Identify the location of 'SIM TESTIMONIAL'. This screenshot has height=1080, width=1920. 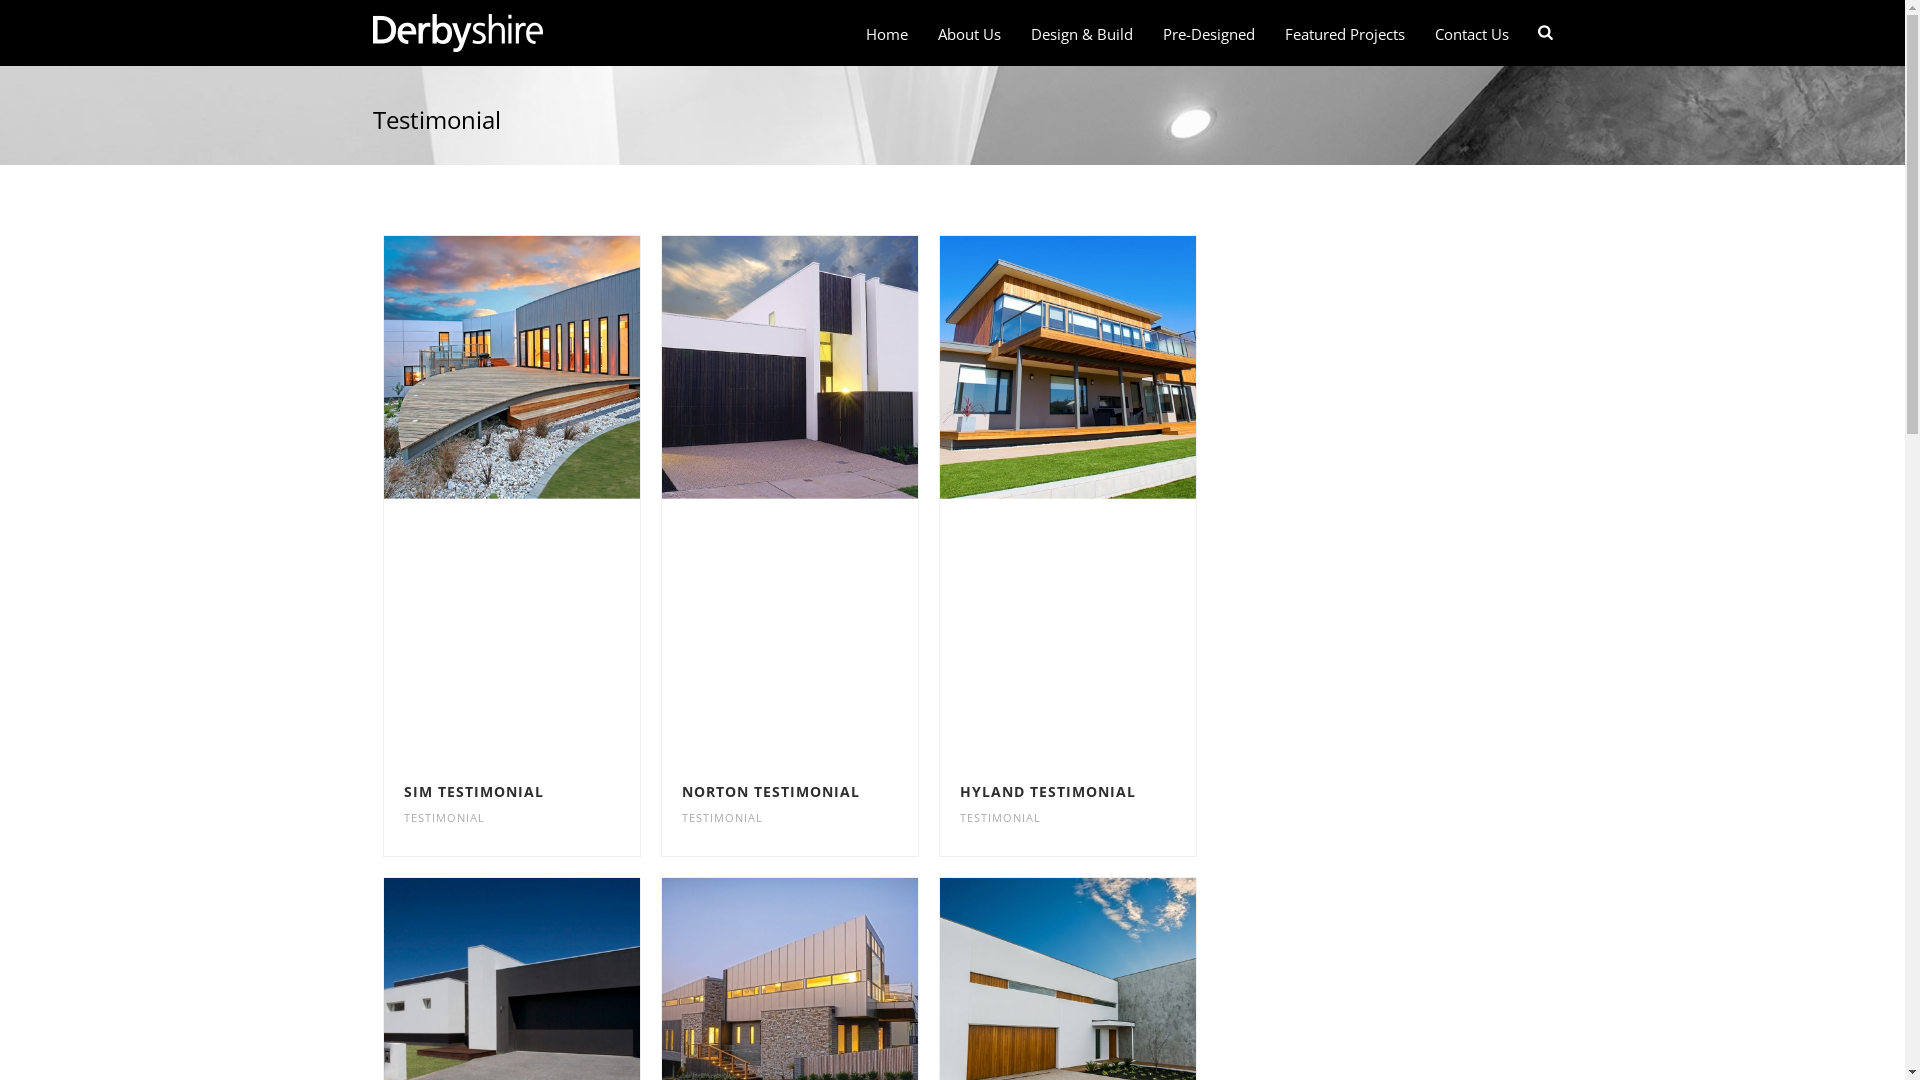
(473, 790).